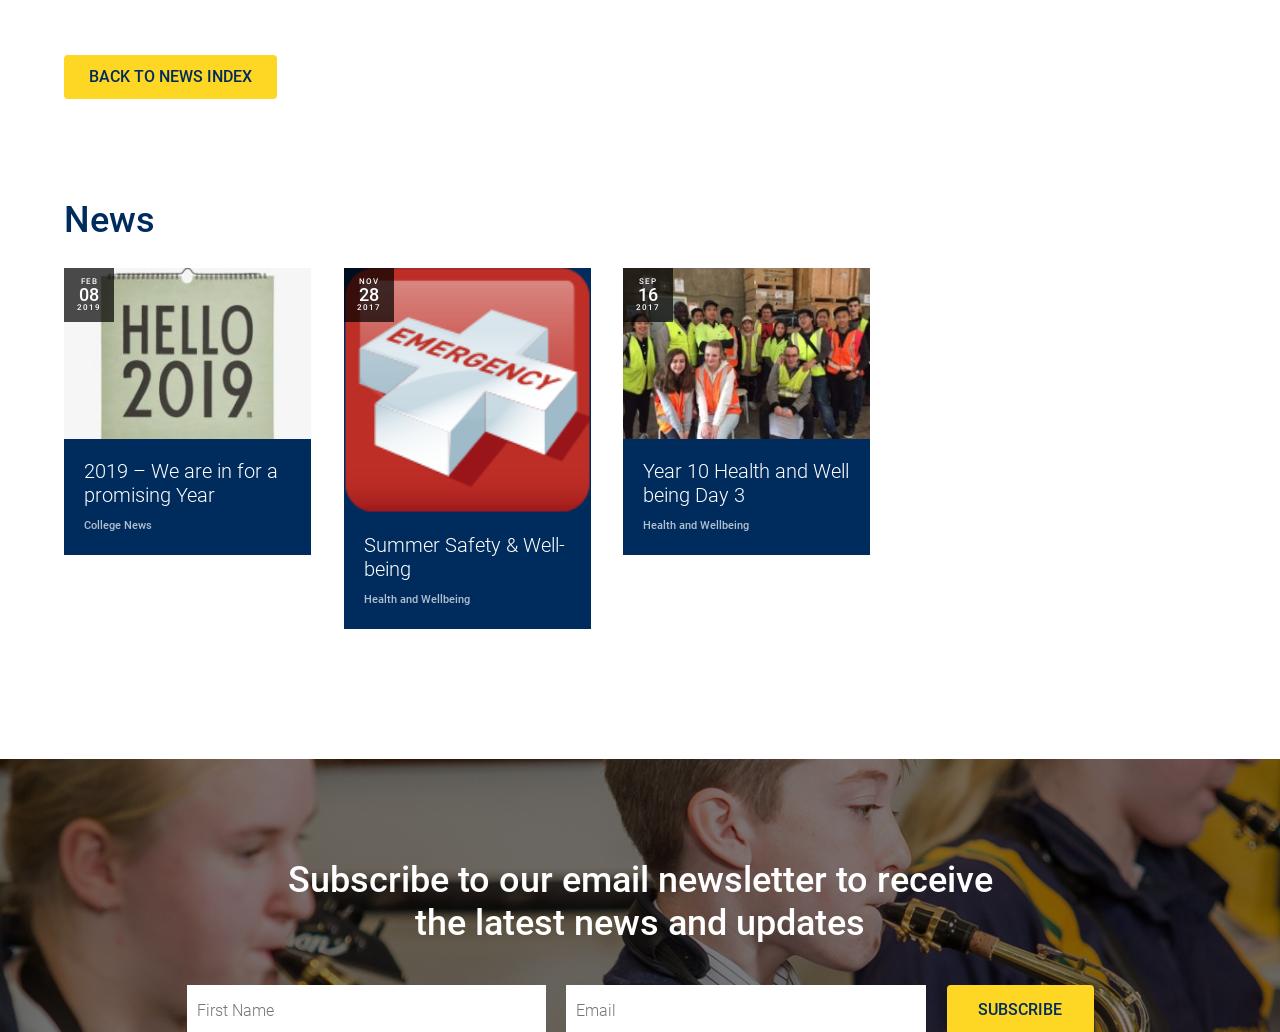 Image resolution: width=1280 pixels, height=1032 pixels. Describe the element at coordinates (87, 306) in the screenshot. I see `'2019'` at that location.